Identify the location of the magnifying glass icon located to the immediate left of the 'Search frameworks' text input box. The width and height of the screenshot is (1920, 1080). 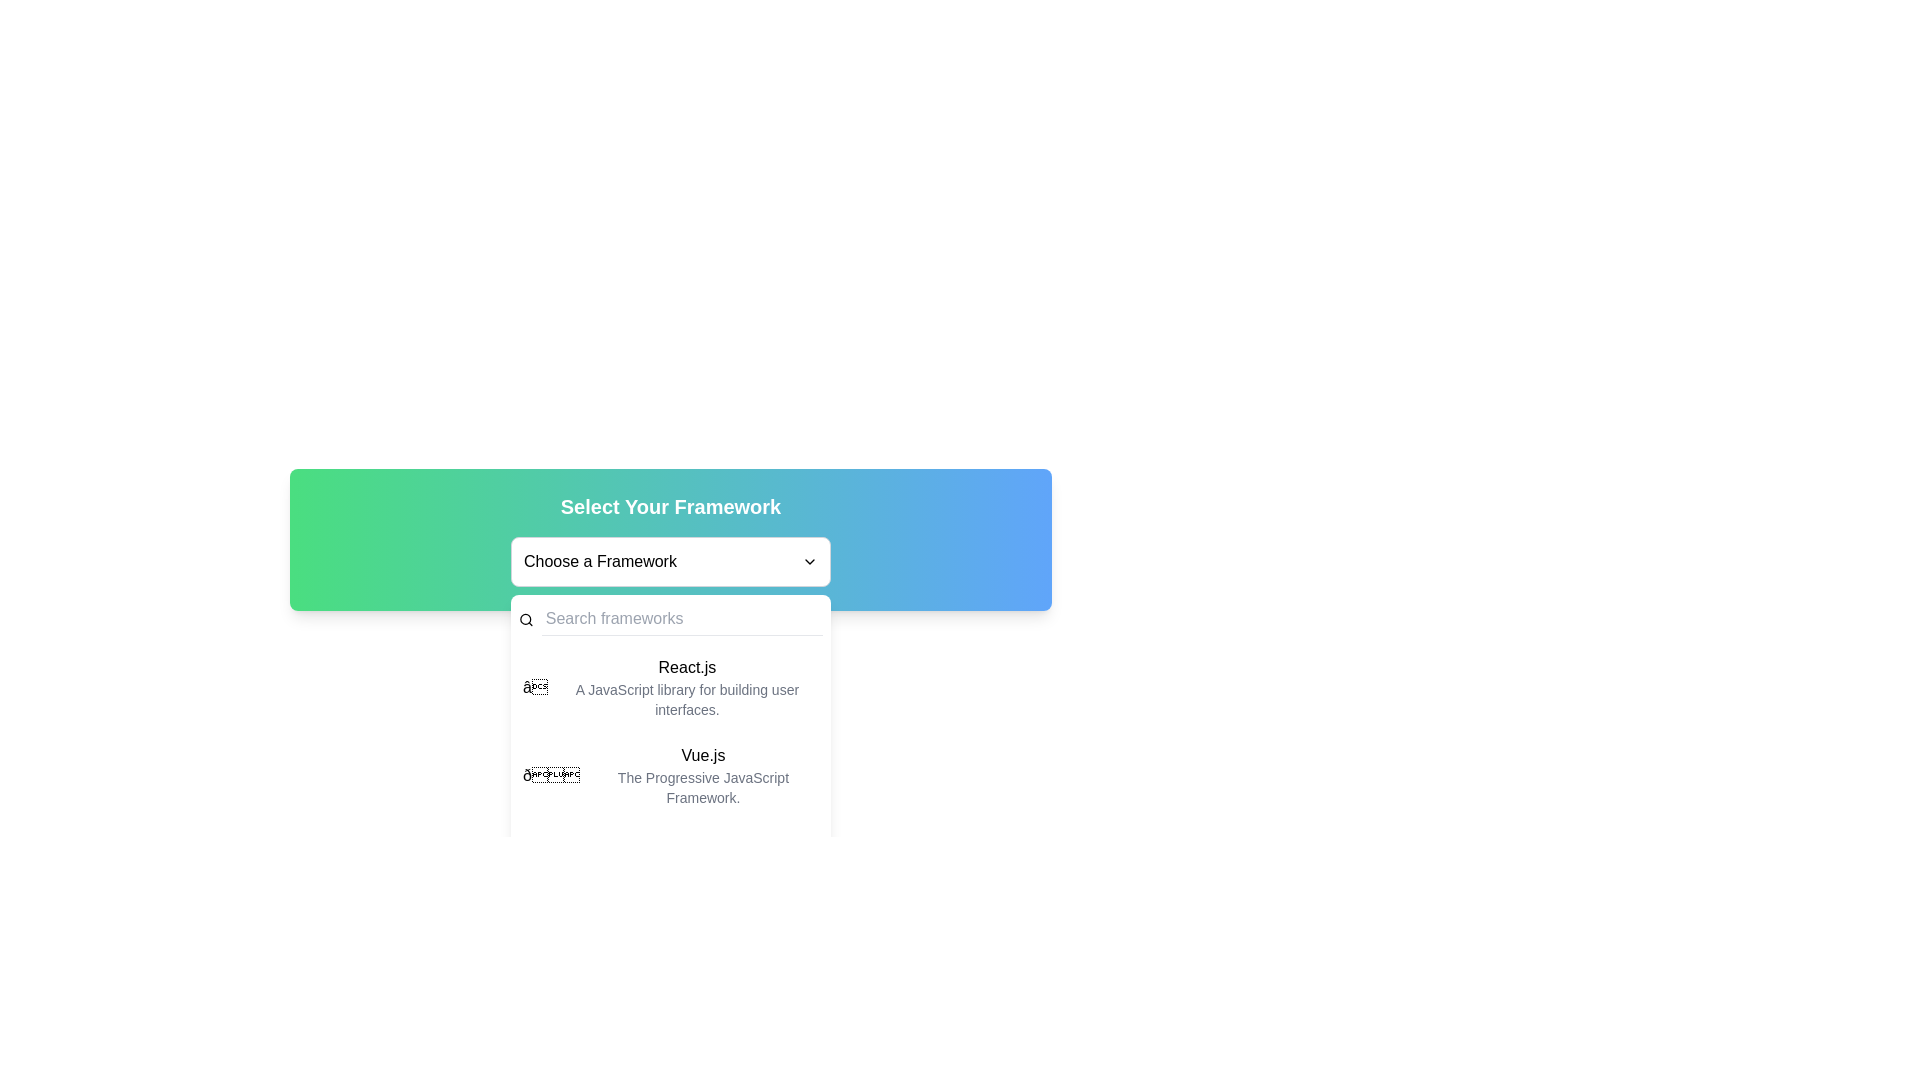
(526, 618).